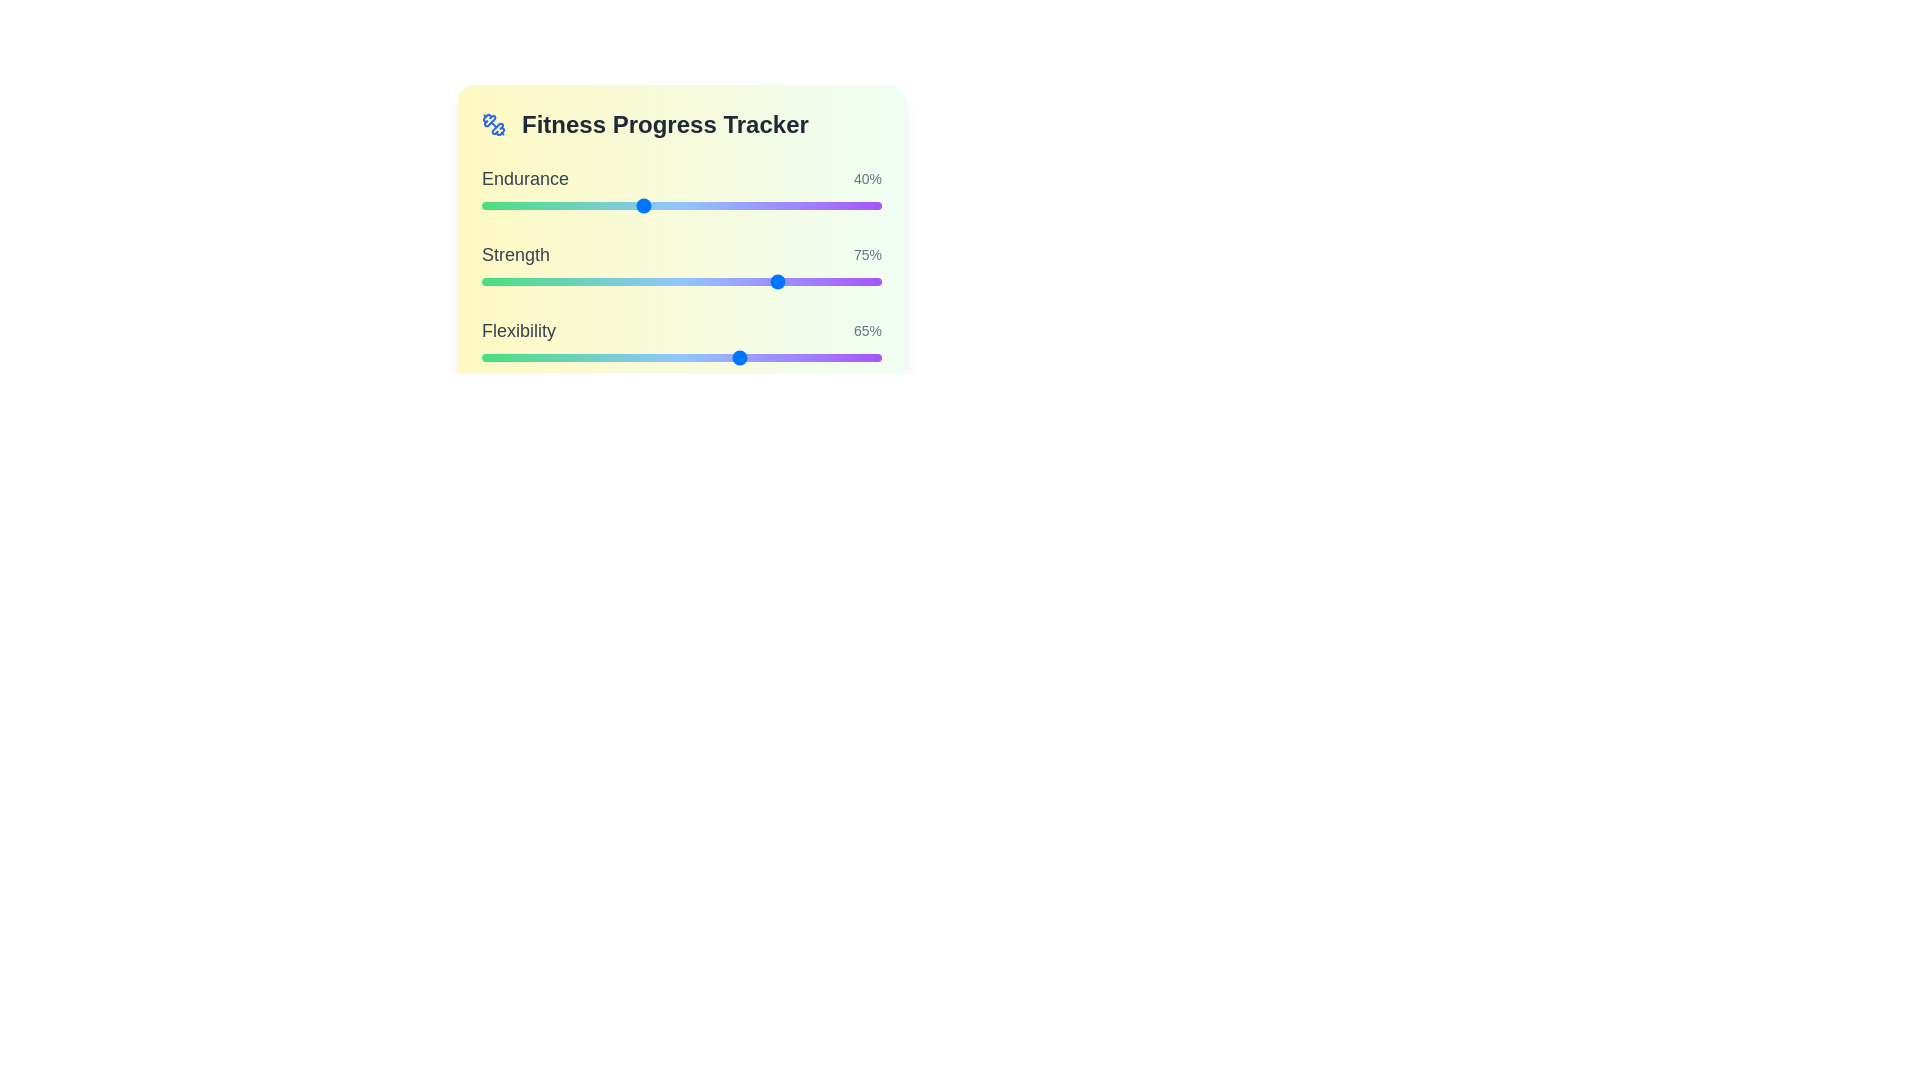  I want to click on the '75%' text label which displays a percentage value in a small, gray font, located to the right of the 'Strength' label and aligned horizontally with it, so click(868, 253).